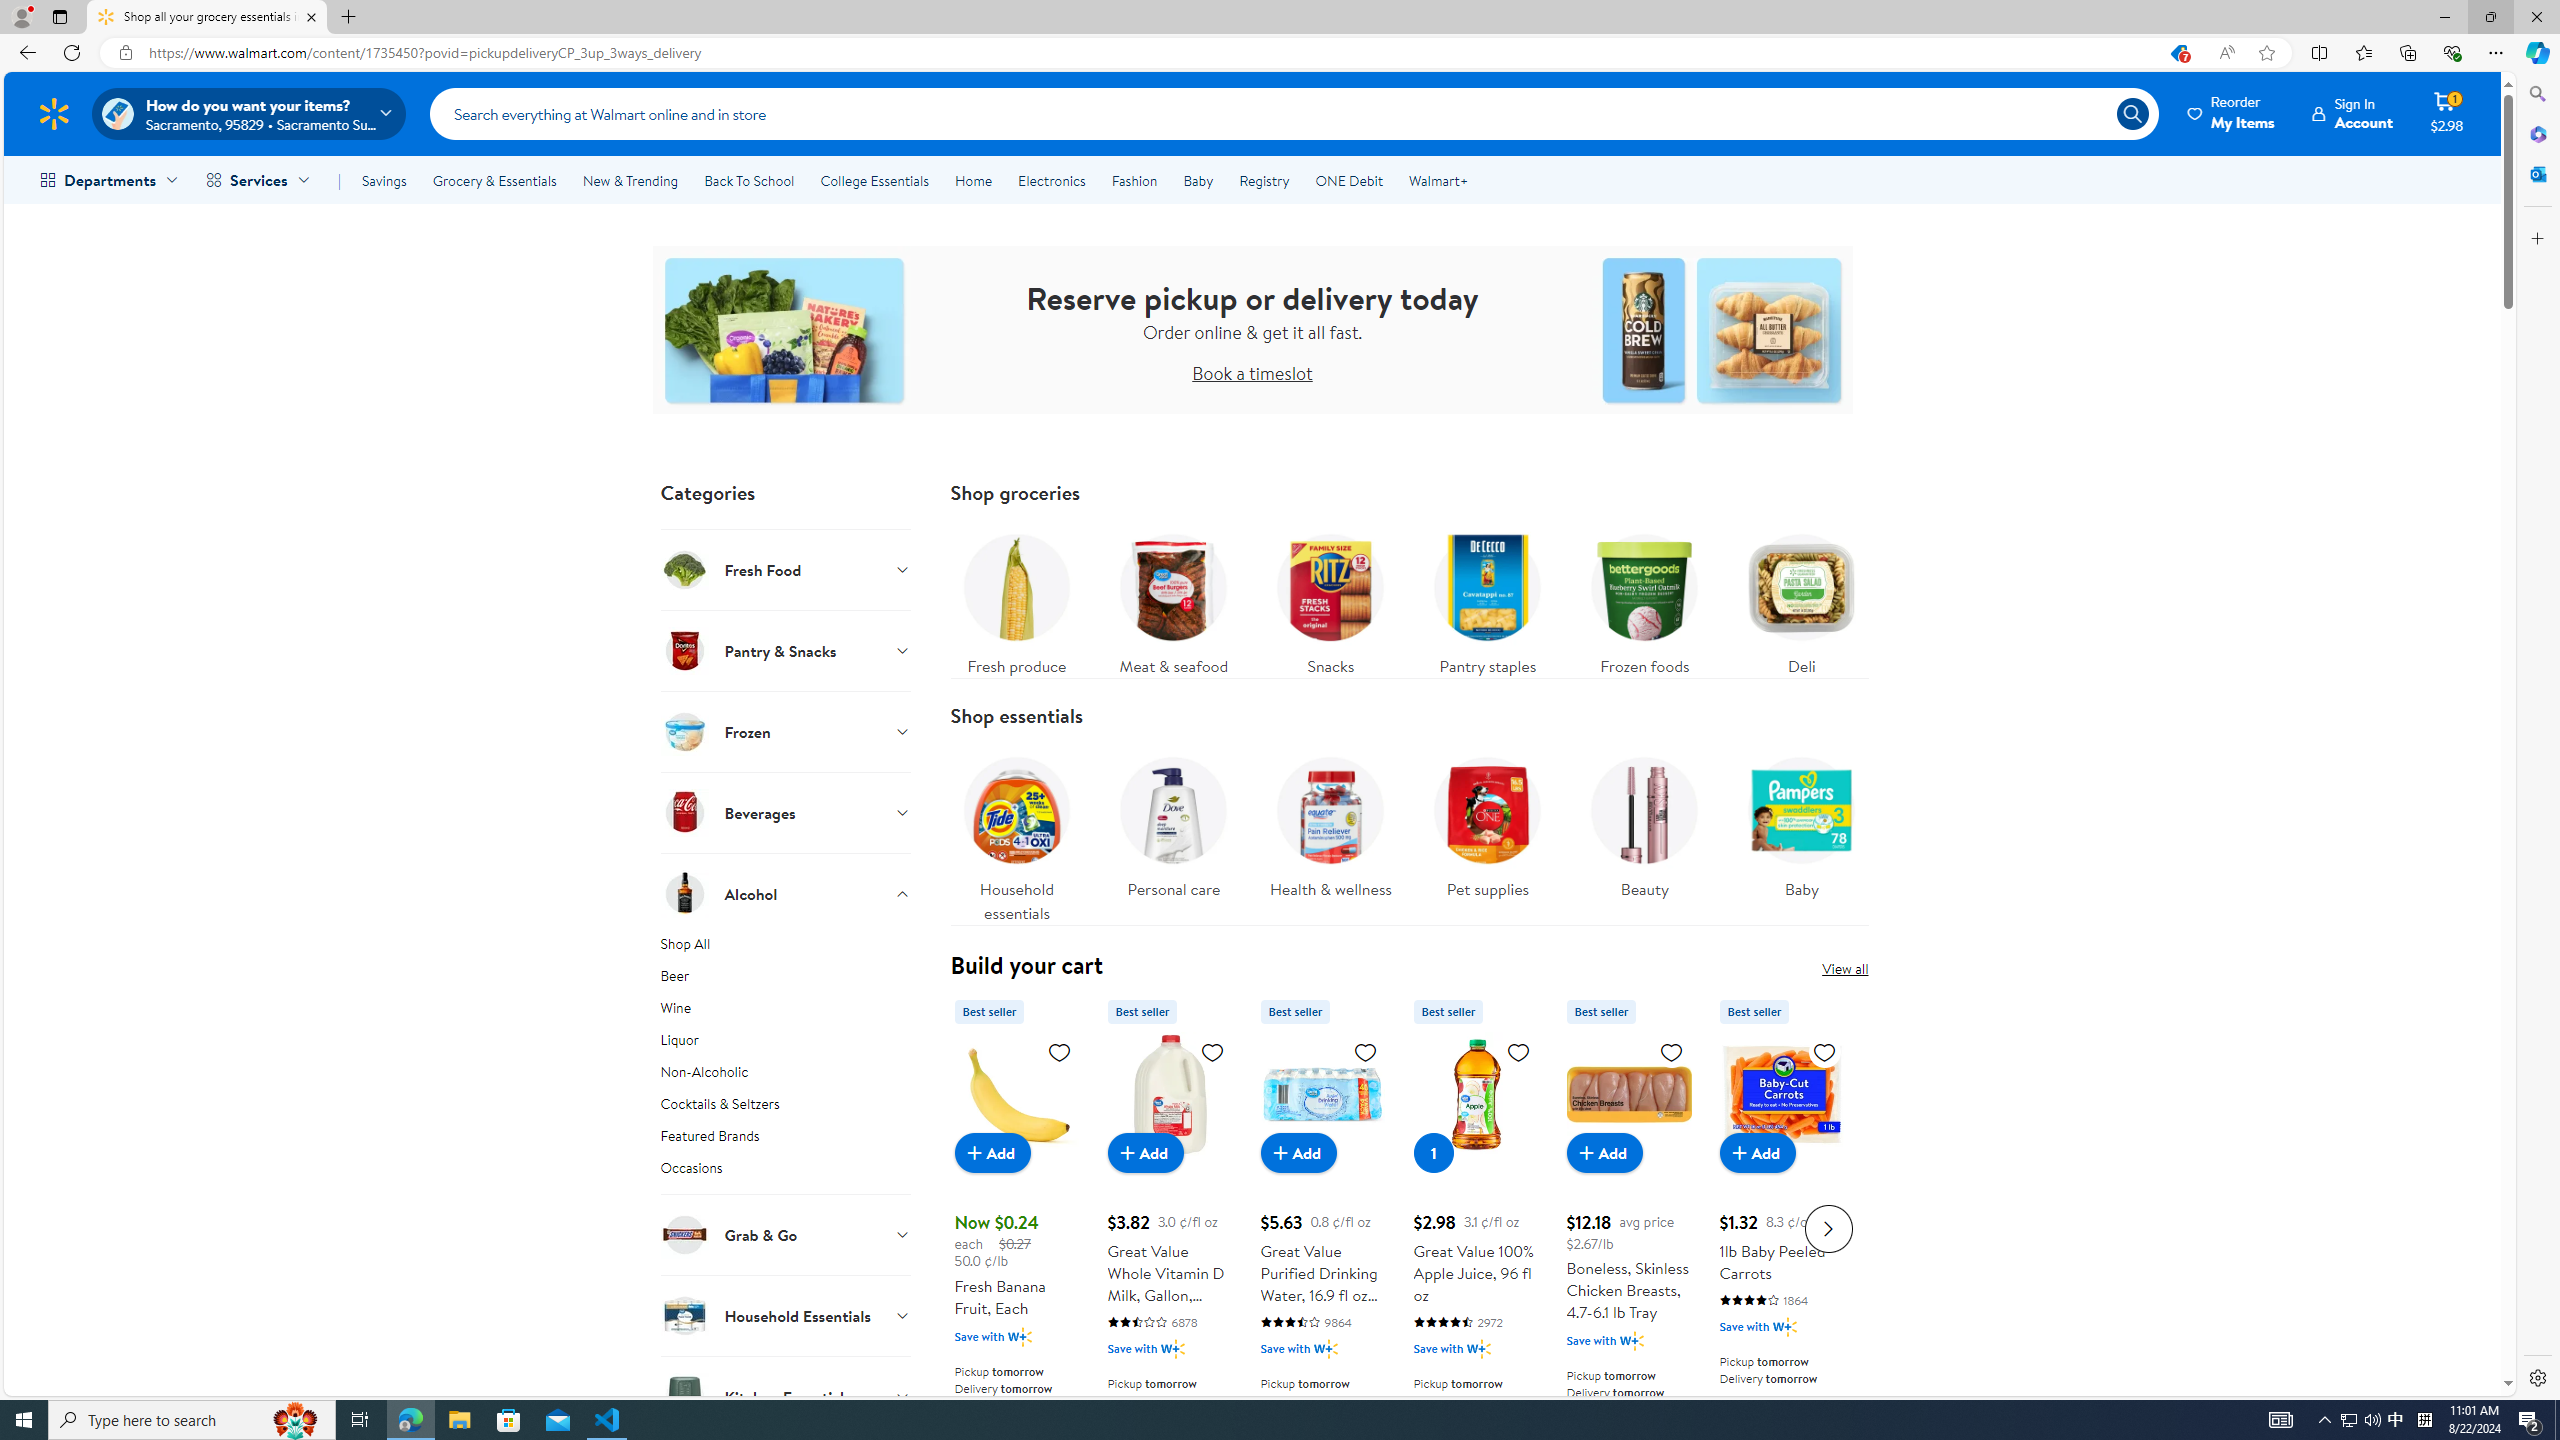  Describe the element at coordinates (2443, 16) in the screenshot. I see `'Minimize'` at that location.